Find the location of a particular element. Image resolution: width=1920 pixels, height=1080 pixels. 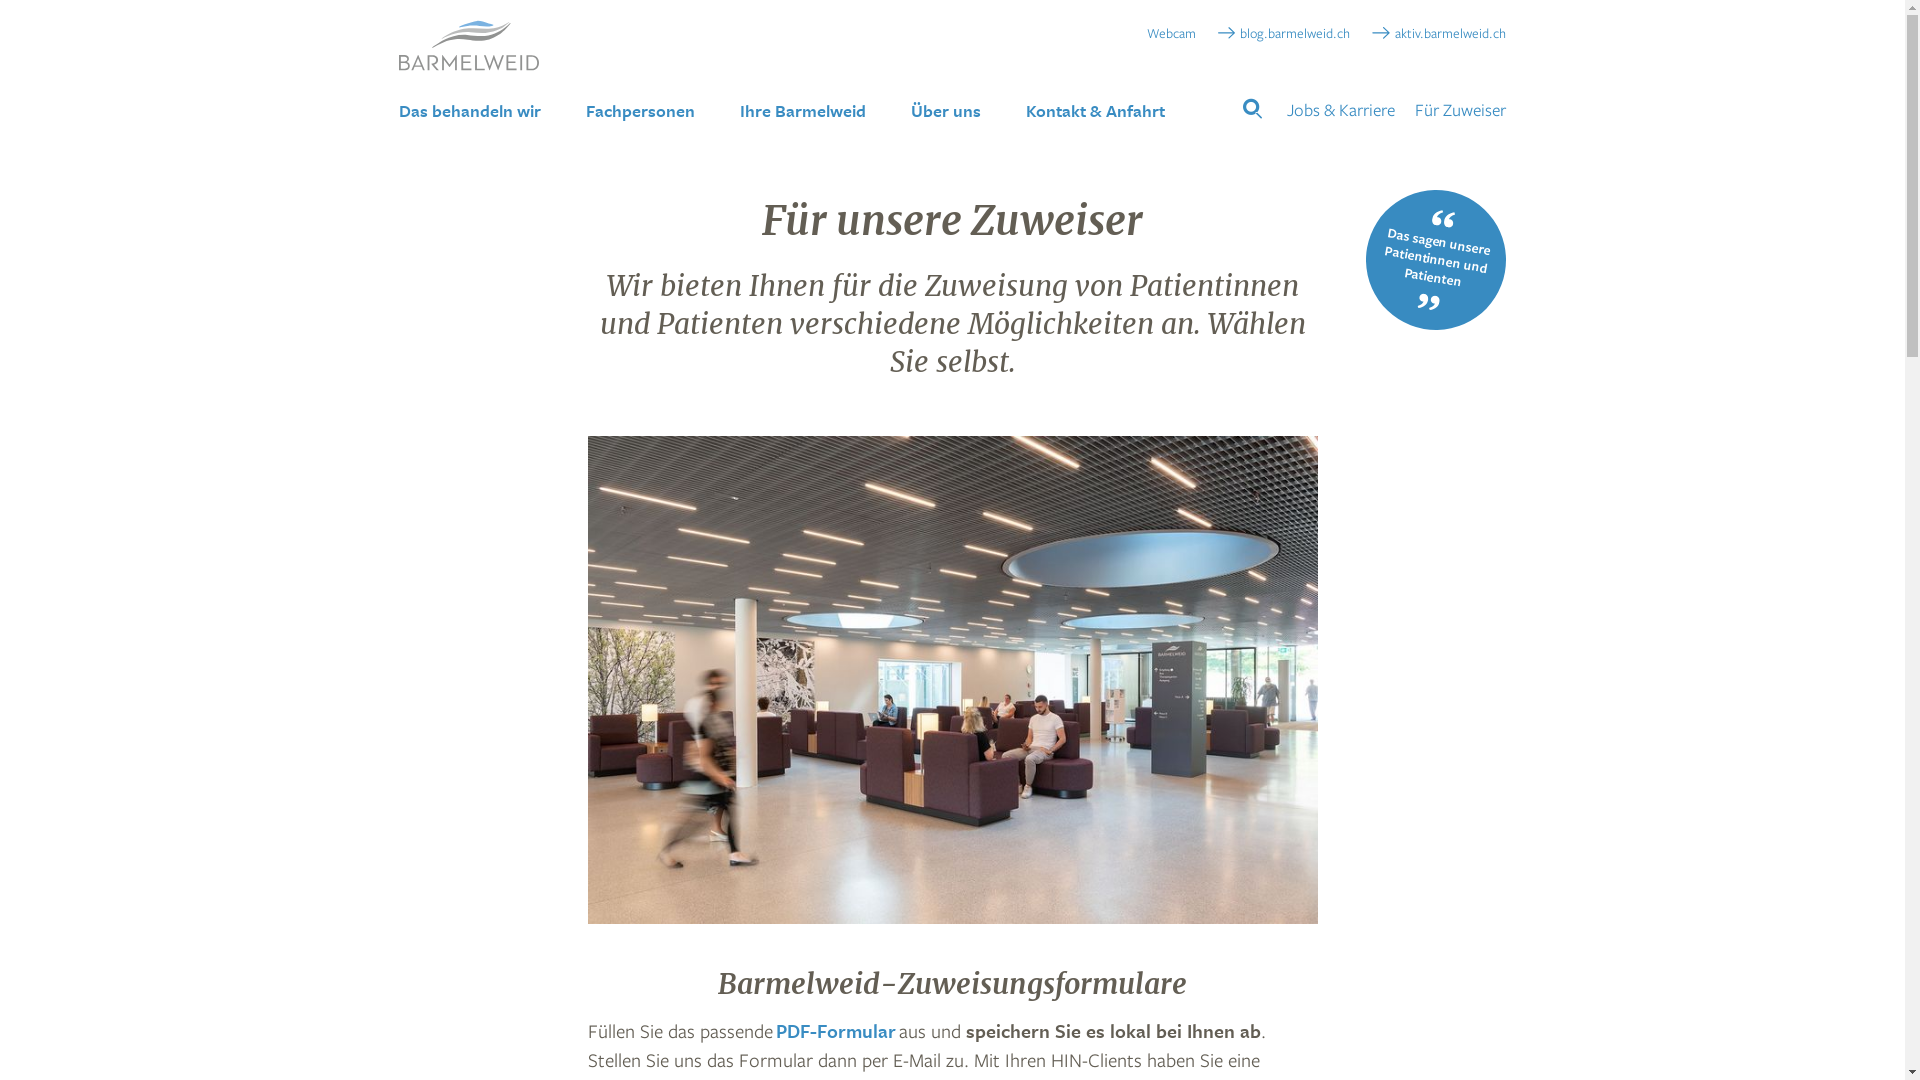

'PDF-Formular' is located at coordinates (835, 1031).